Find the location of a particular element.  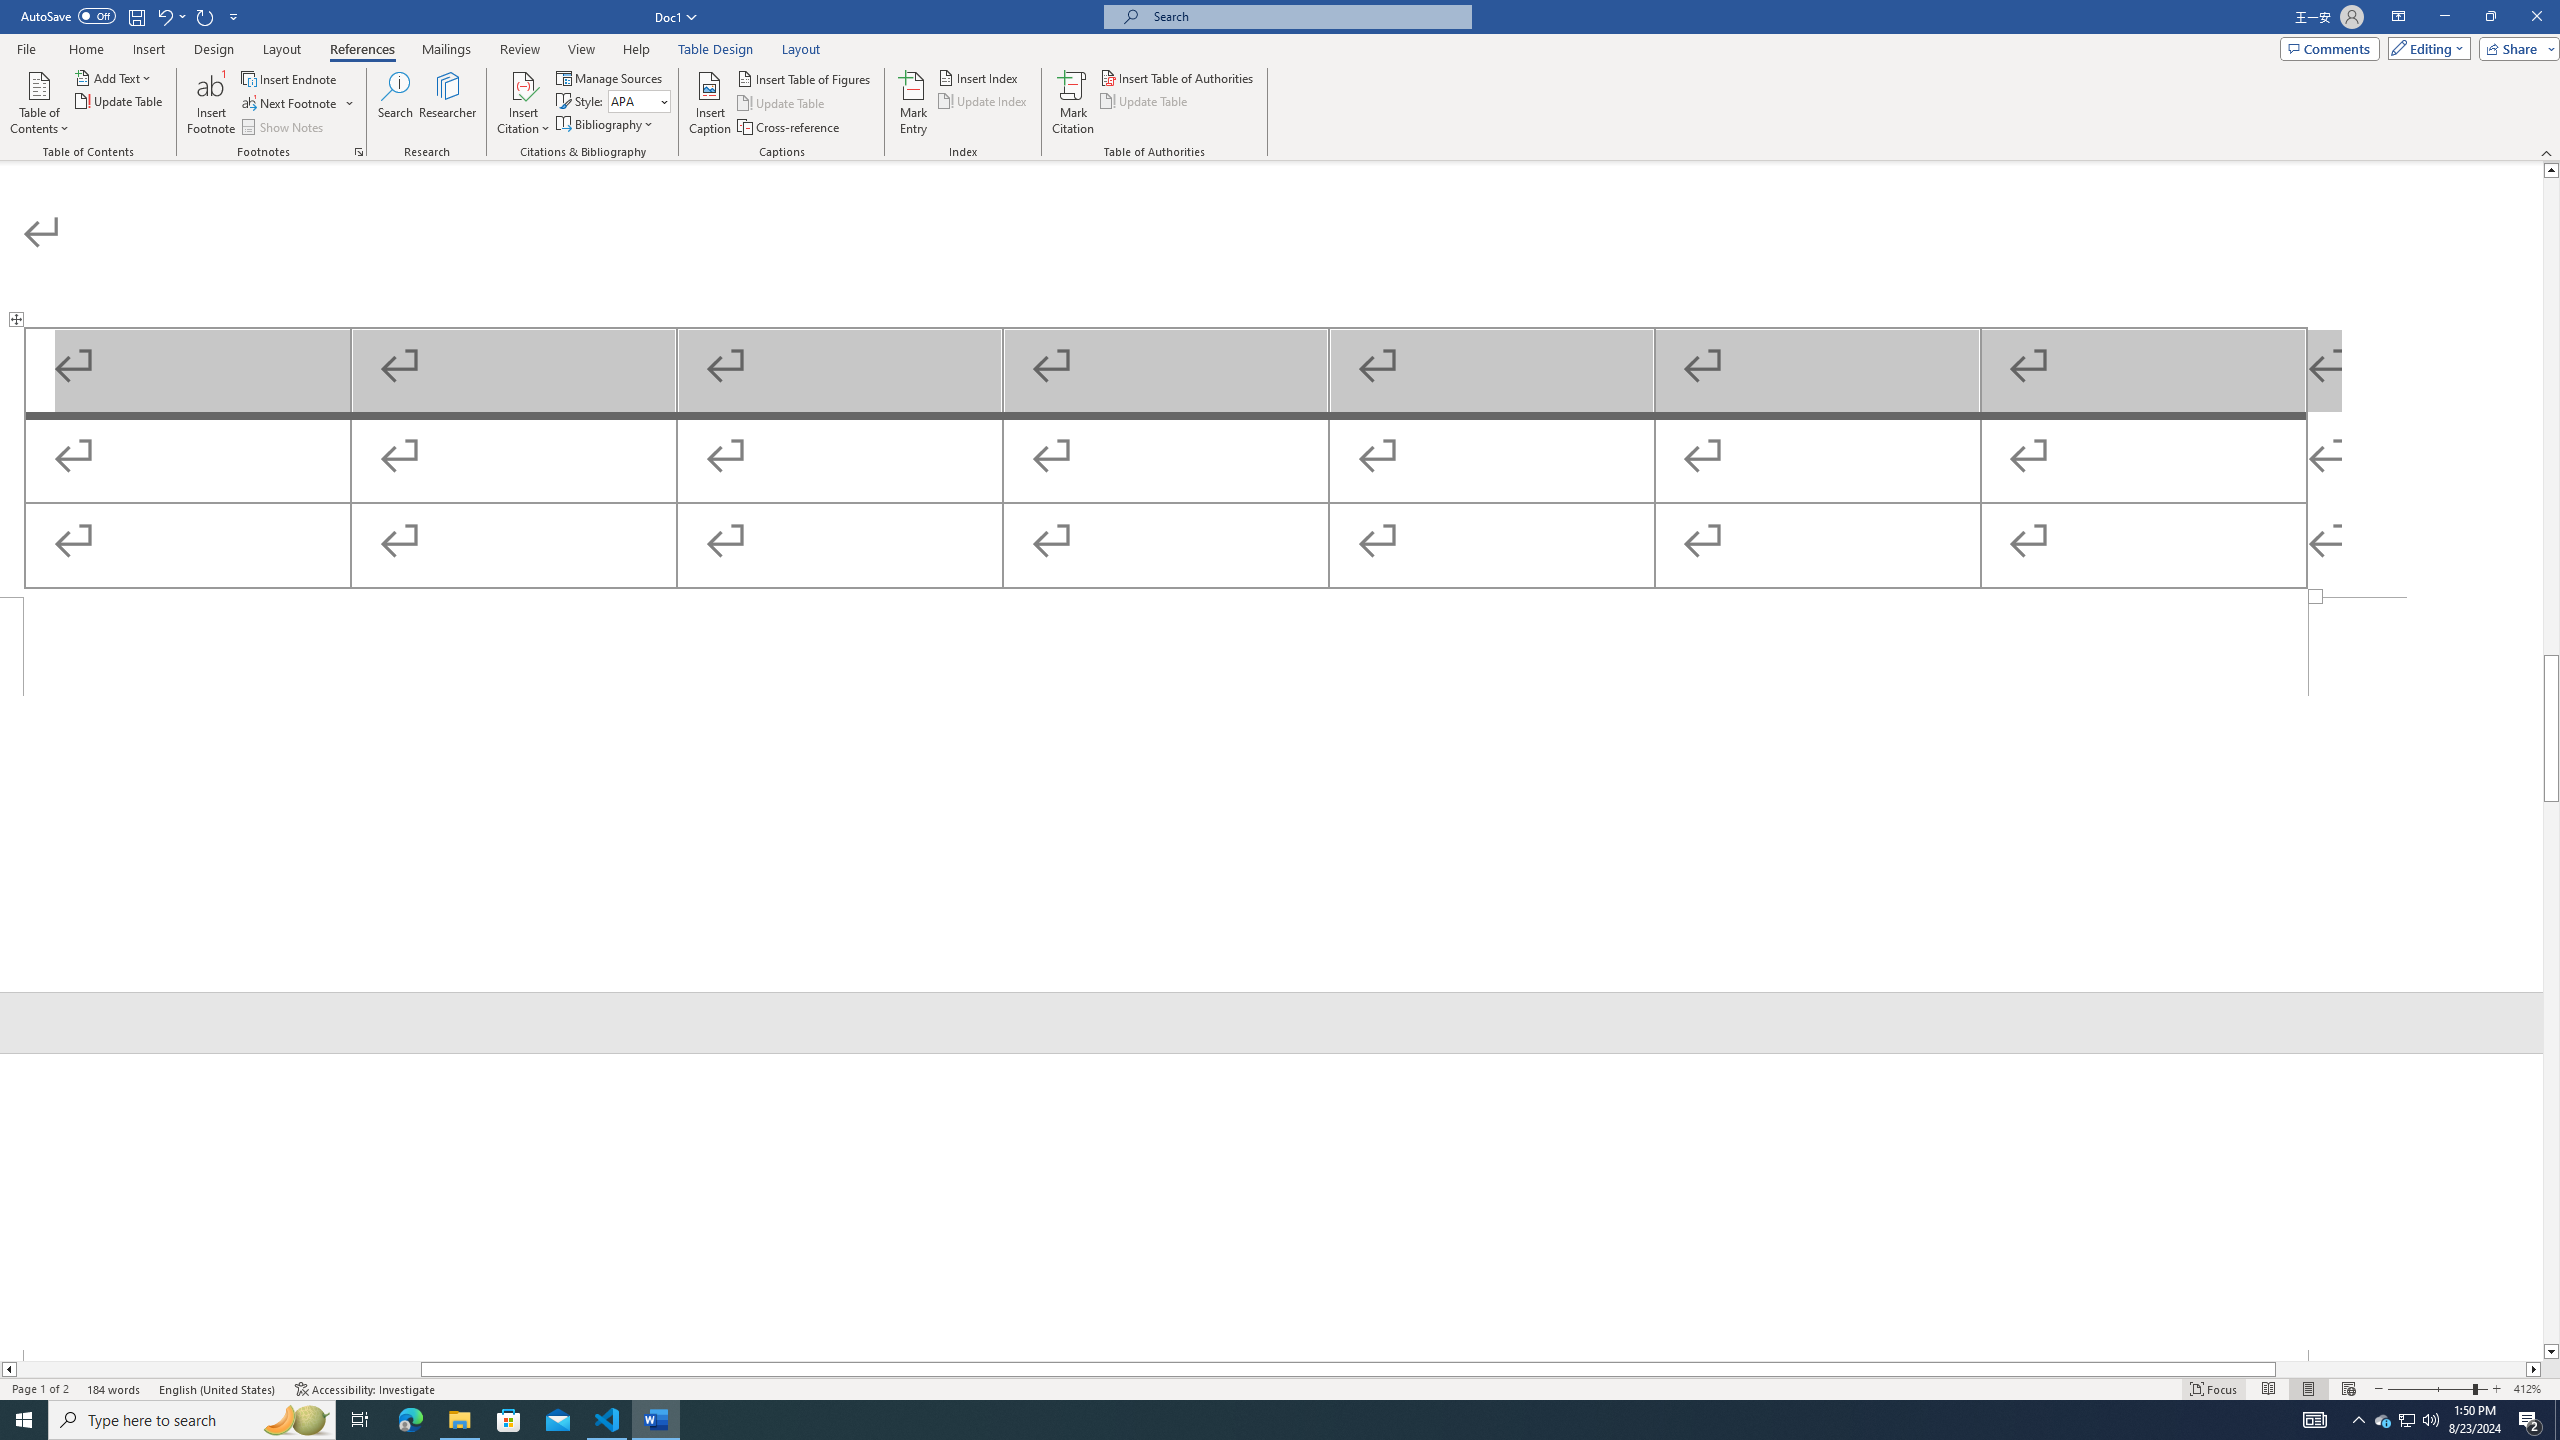

'Insert Index...' is located at coordinates (978, 77).